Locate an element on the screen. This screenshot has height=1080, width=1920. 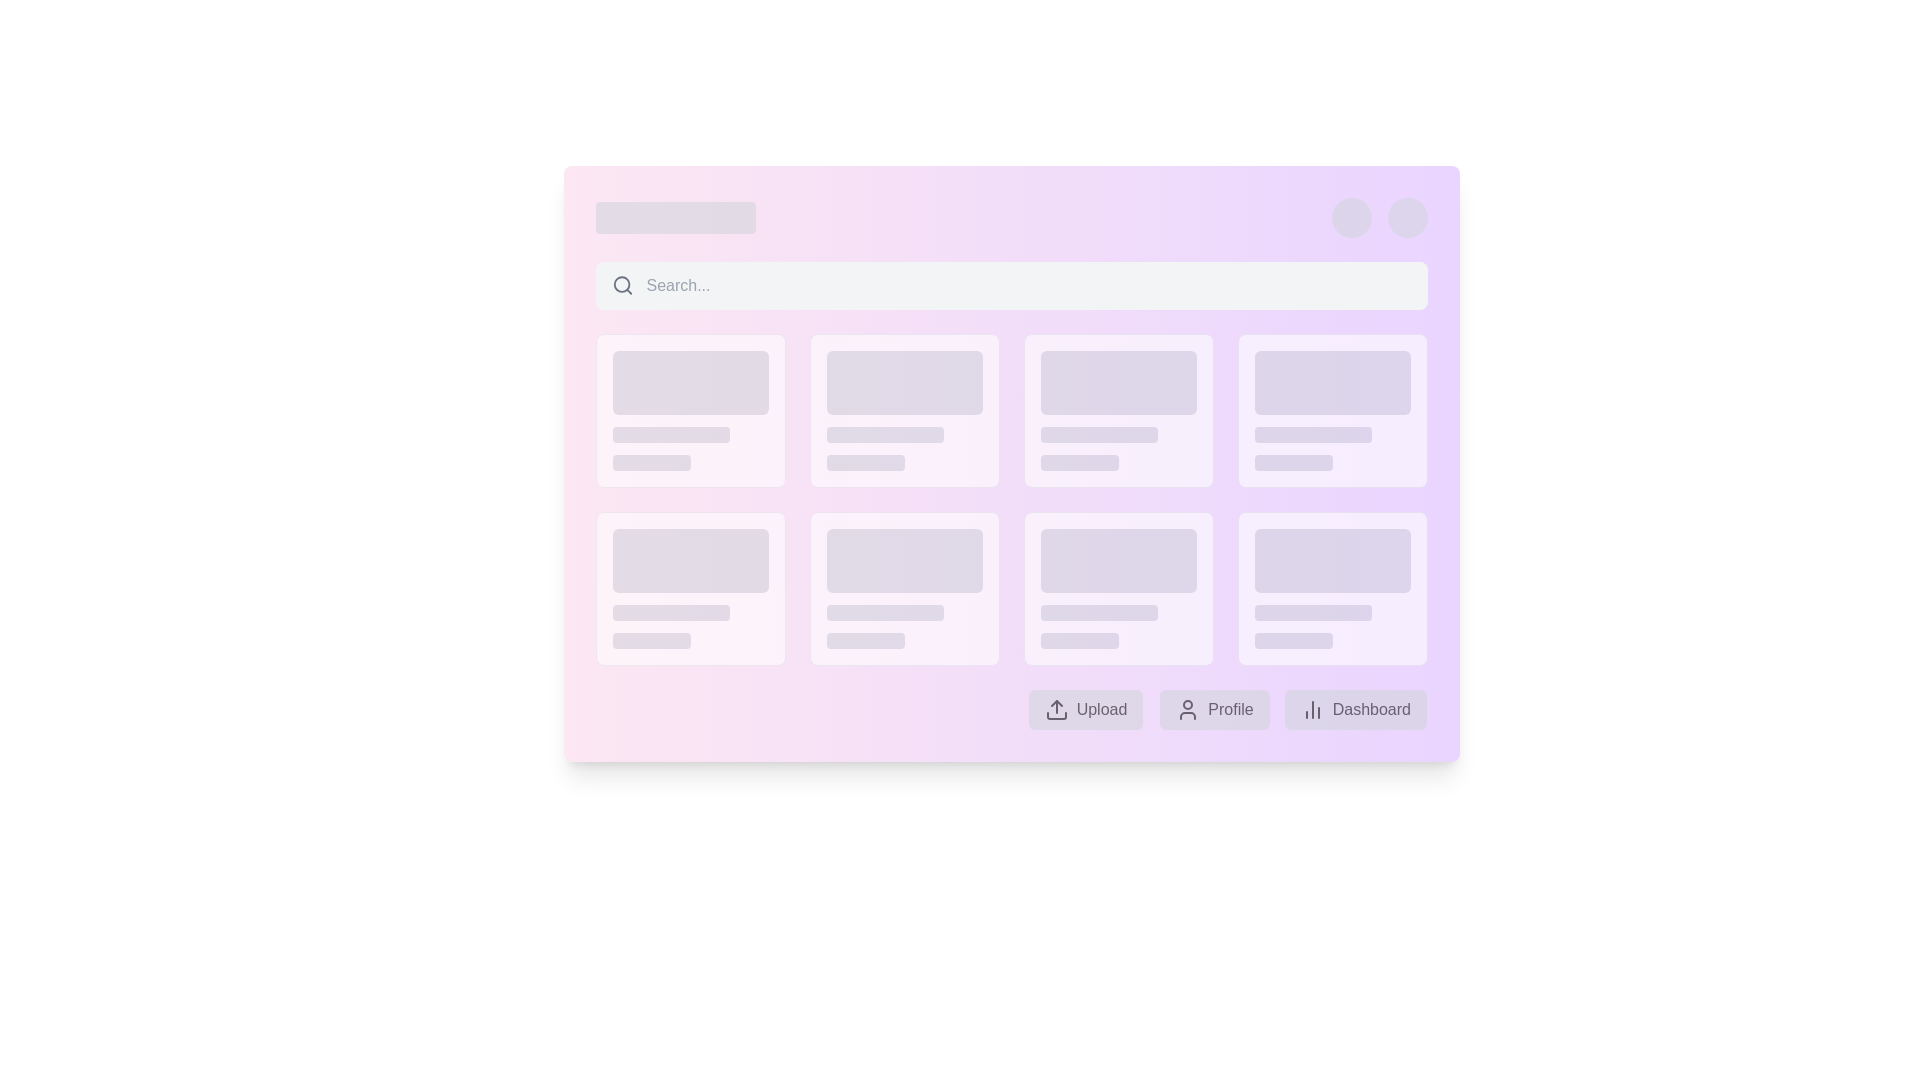
the third button in the horizontal menu group located at the bottom-right section of the layout to trigger tooltip or style changes is located at coordinates (1356, 708).